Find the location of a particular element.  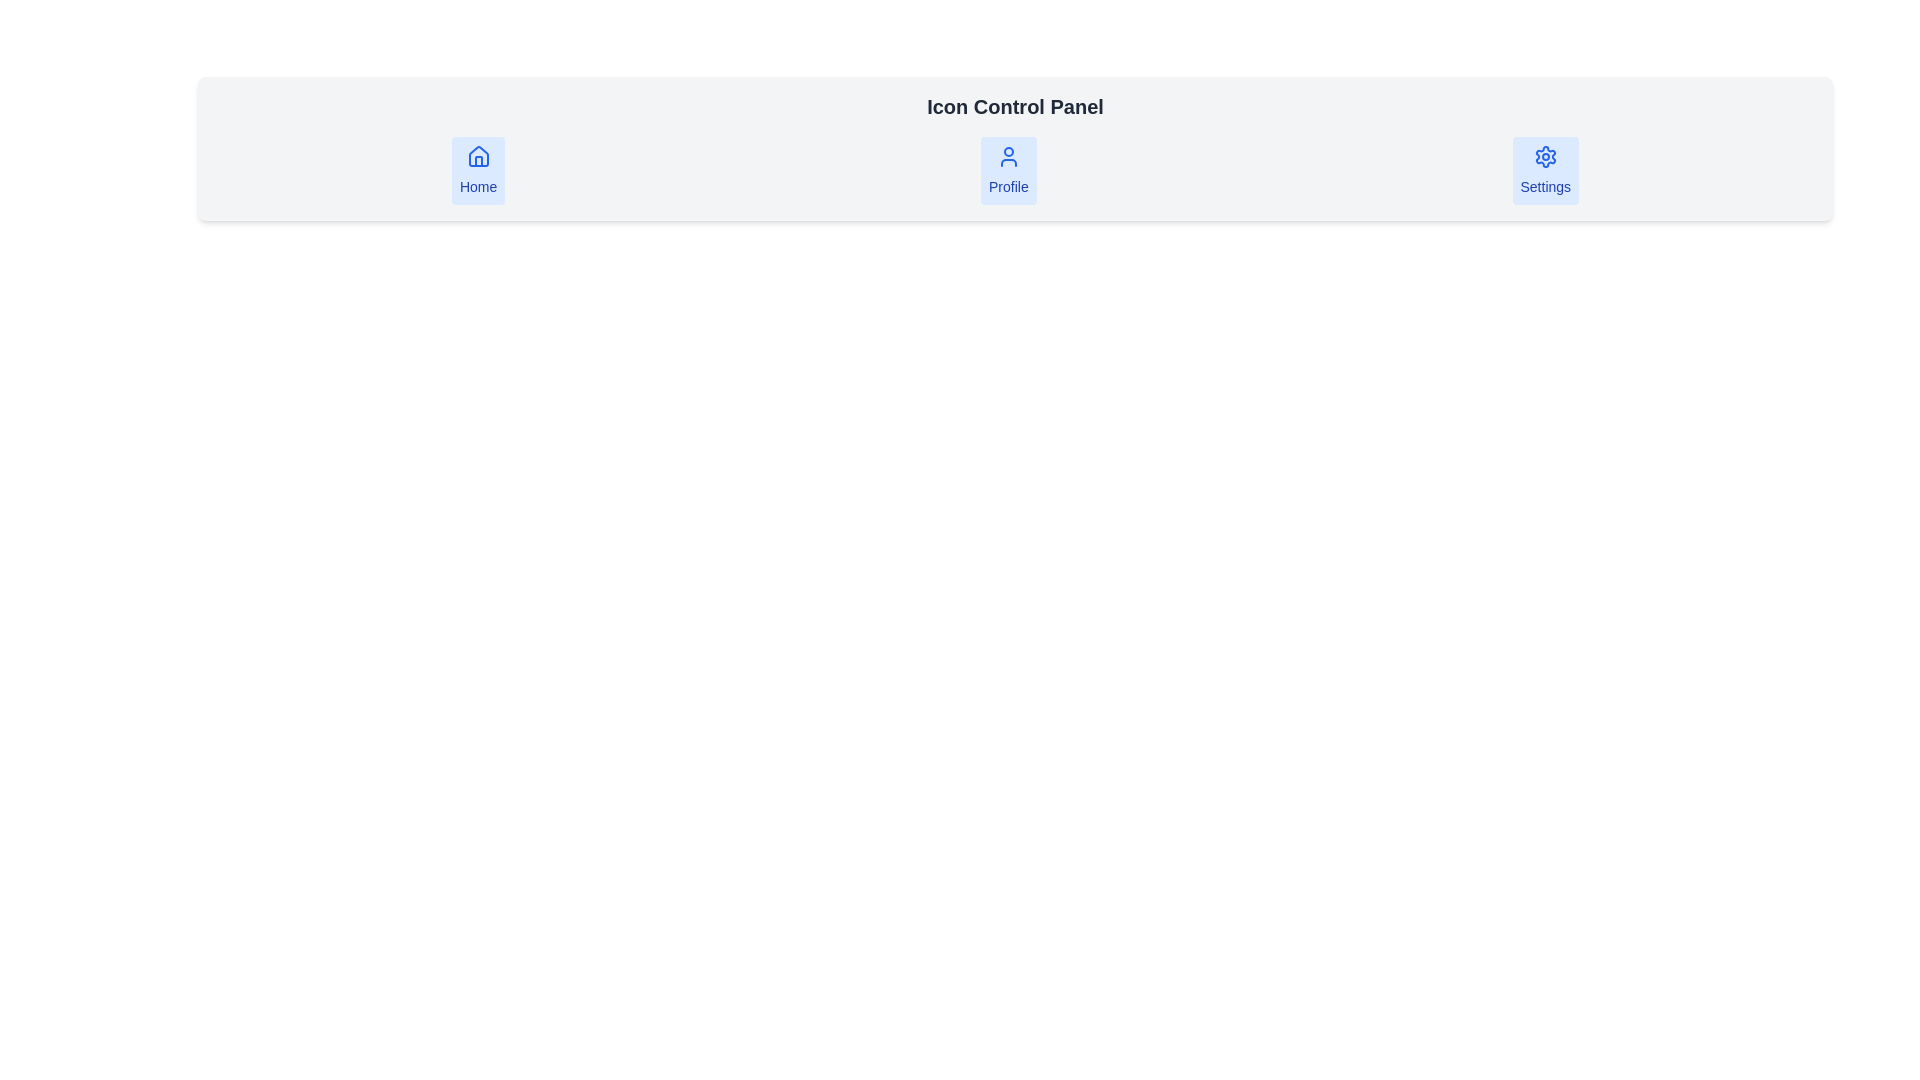

text label that says 'Profile', styled in small dark blue font, located below the user profile icon in the center of the row is located at coordinates (1008, 186).